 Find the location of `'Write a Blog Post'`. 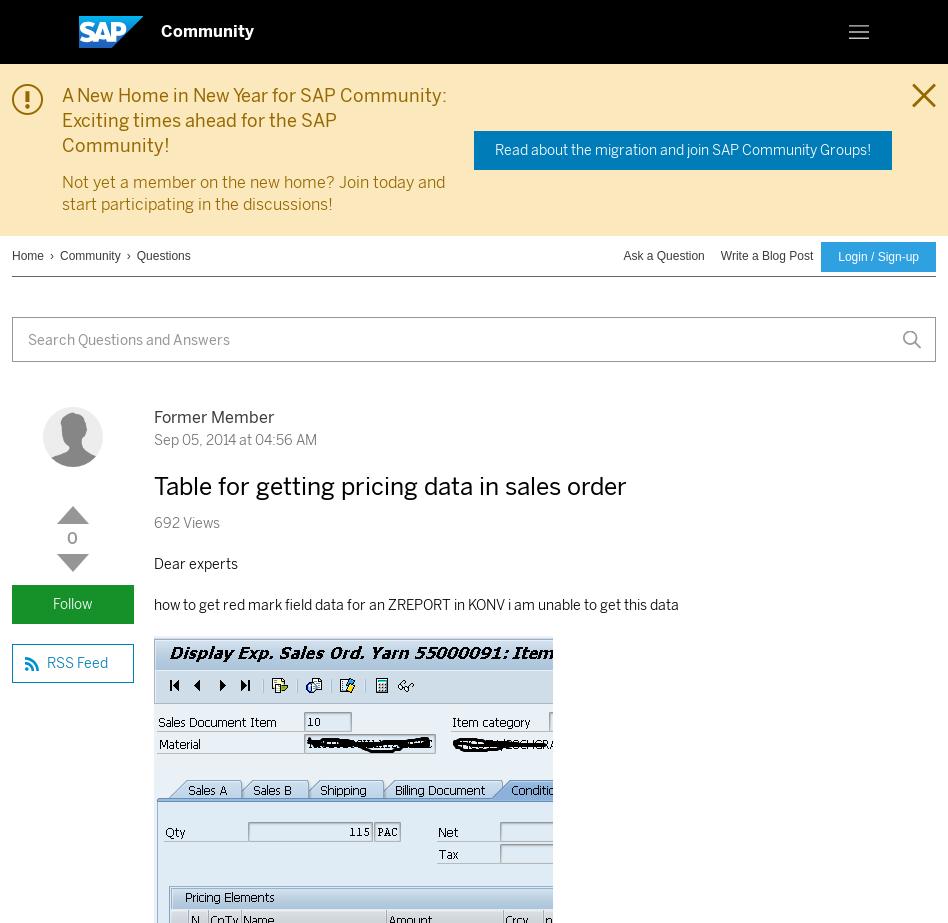

'Write a Blog Post' is located at coordinates (720, 256).